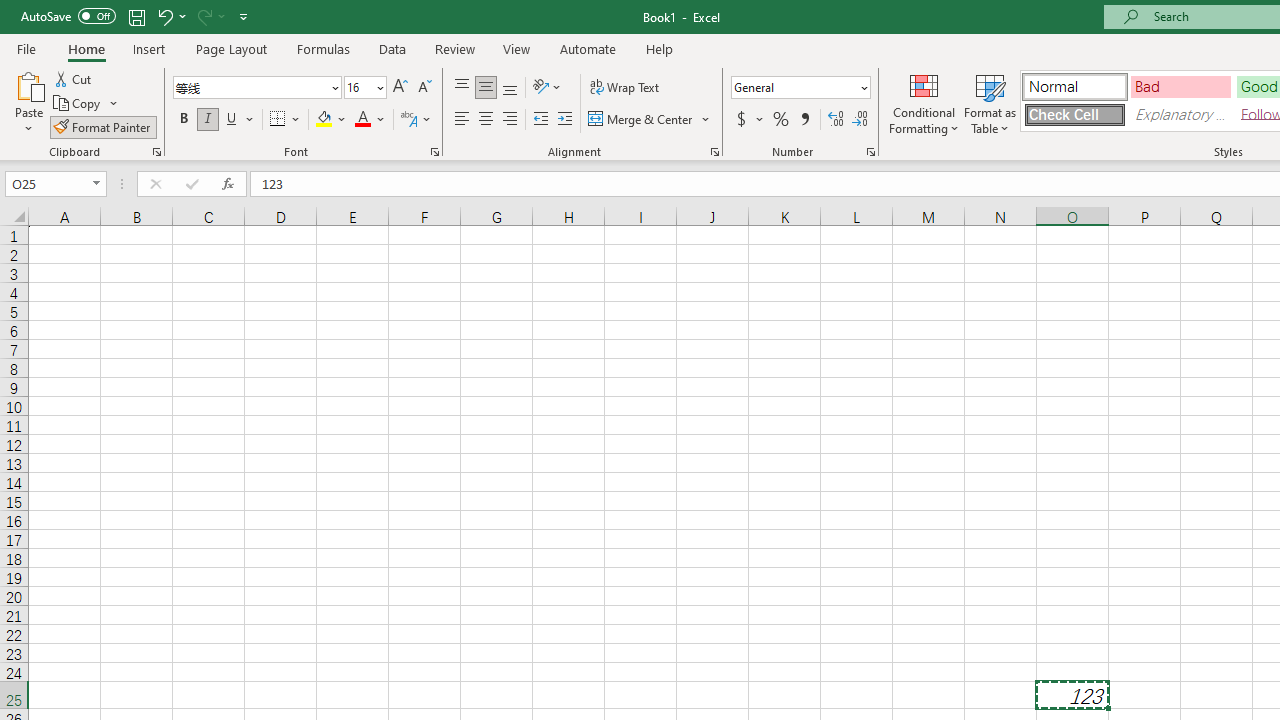 The height and width of the screenshot is (720, 1280). What do you see at coordinates (517, 48) in the screenshot?
I see `'View'` at bounding box center [517, 48].